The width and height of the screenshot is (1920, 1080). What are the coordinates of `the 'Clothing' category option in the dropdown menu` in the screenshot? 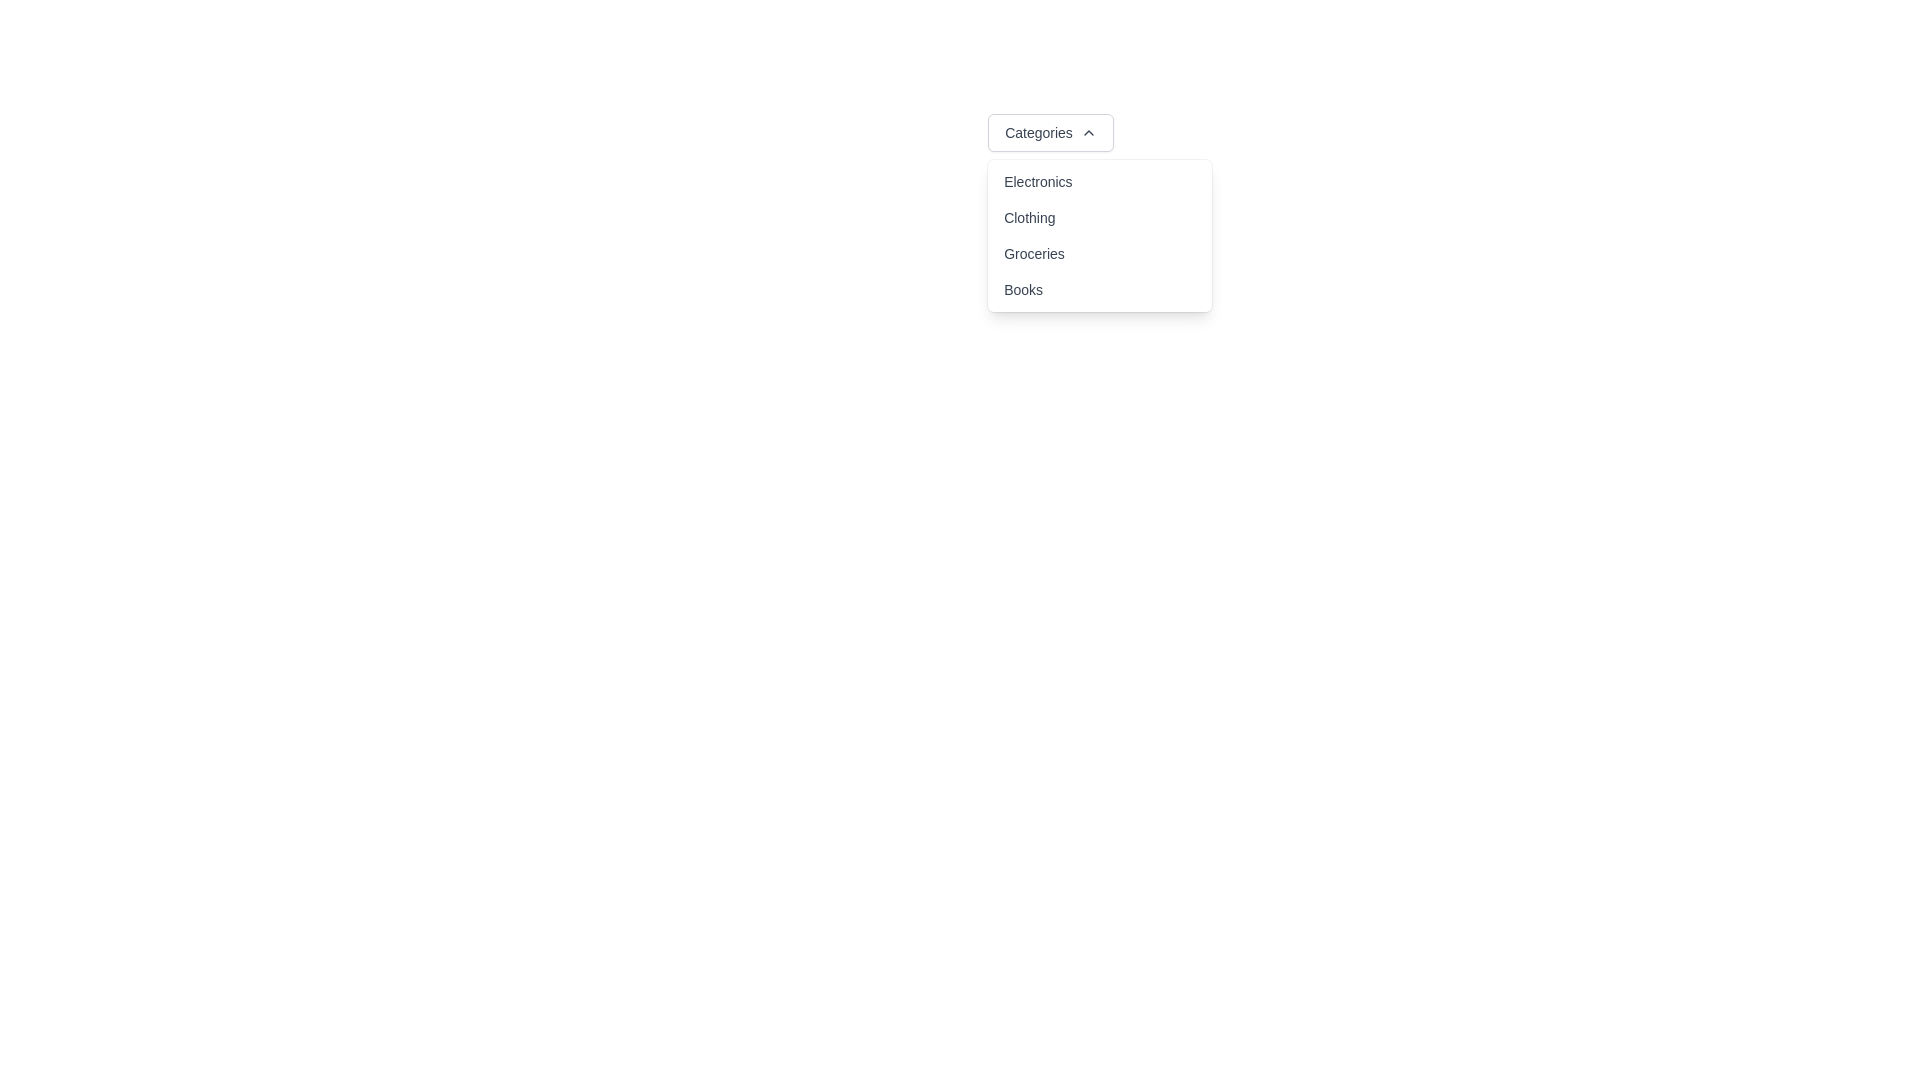 It's located at (1099, 218).